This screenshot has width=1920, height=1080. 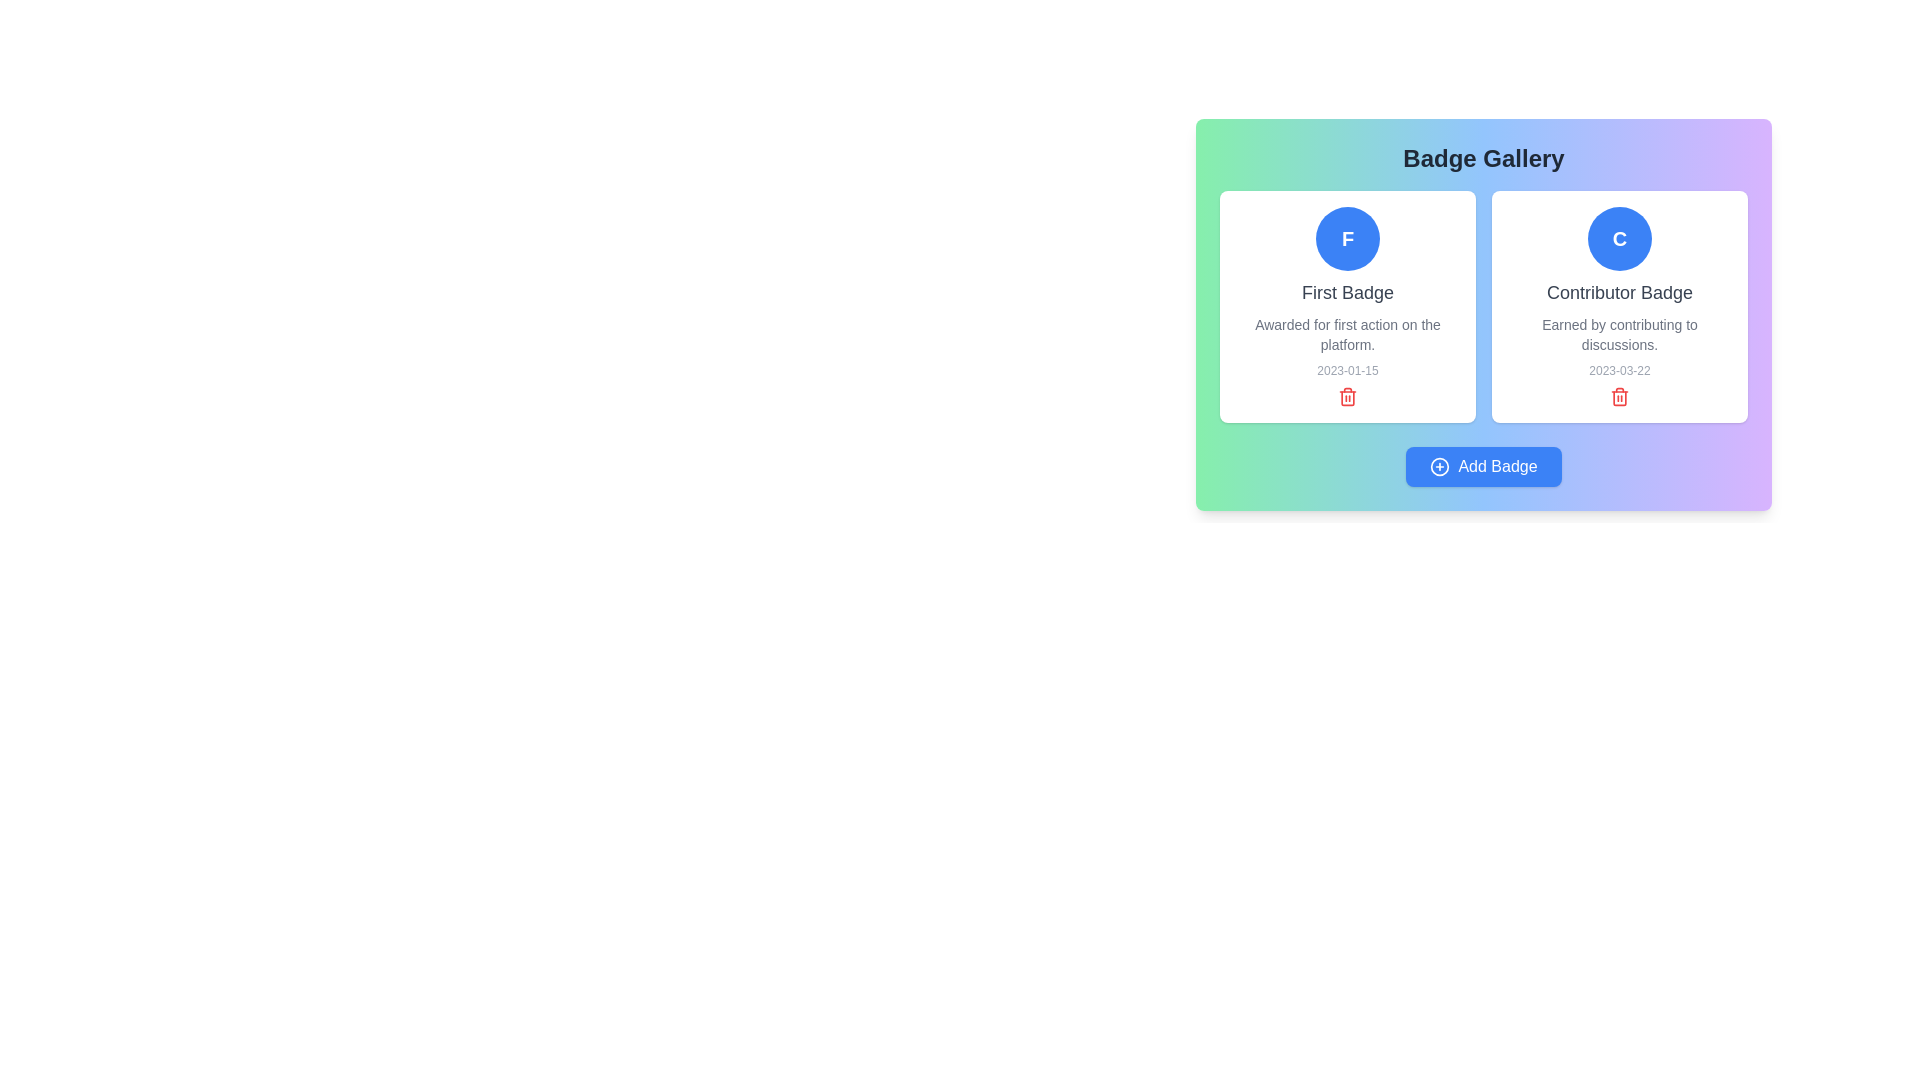 I want to click on the text label that identifies the badge, located below the circle with 'F' and above the description 'Awarded for first action on the platform.' in the Badge Gallery section, so click(x=1348, y=293).